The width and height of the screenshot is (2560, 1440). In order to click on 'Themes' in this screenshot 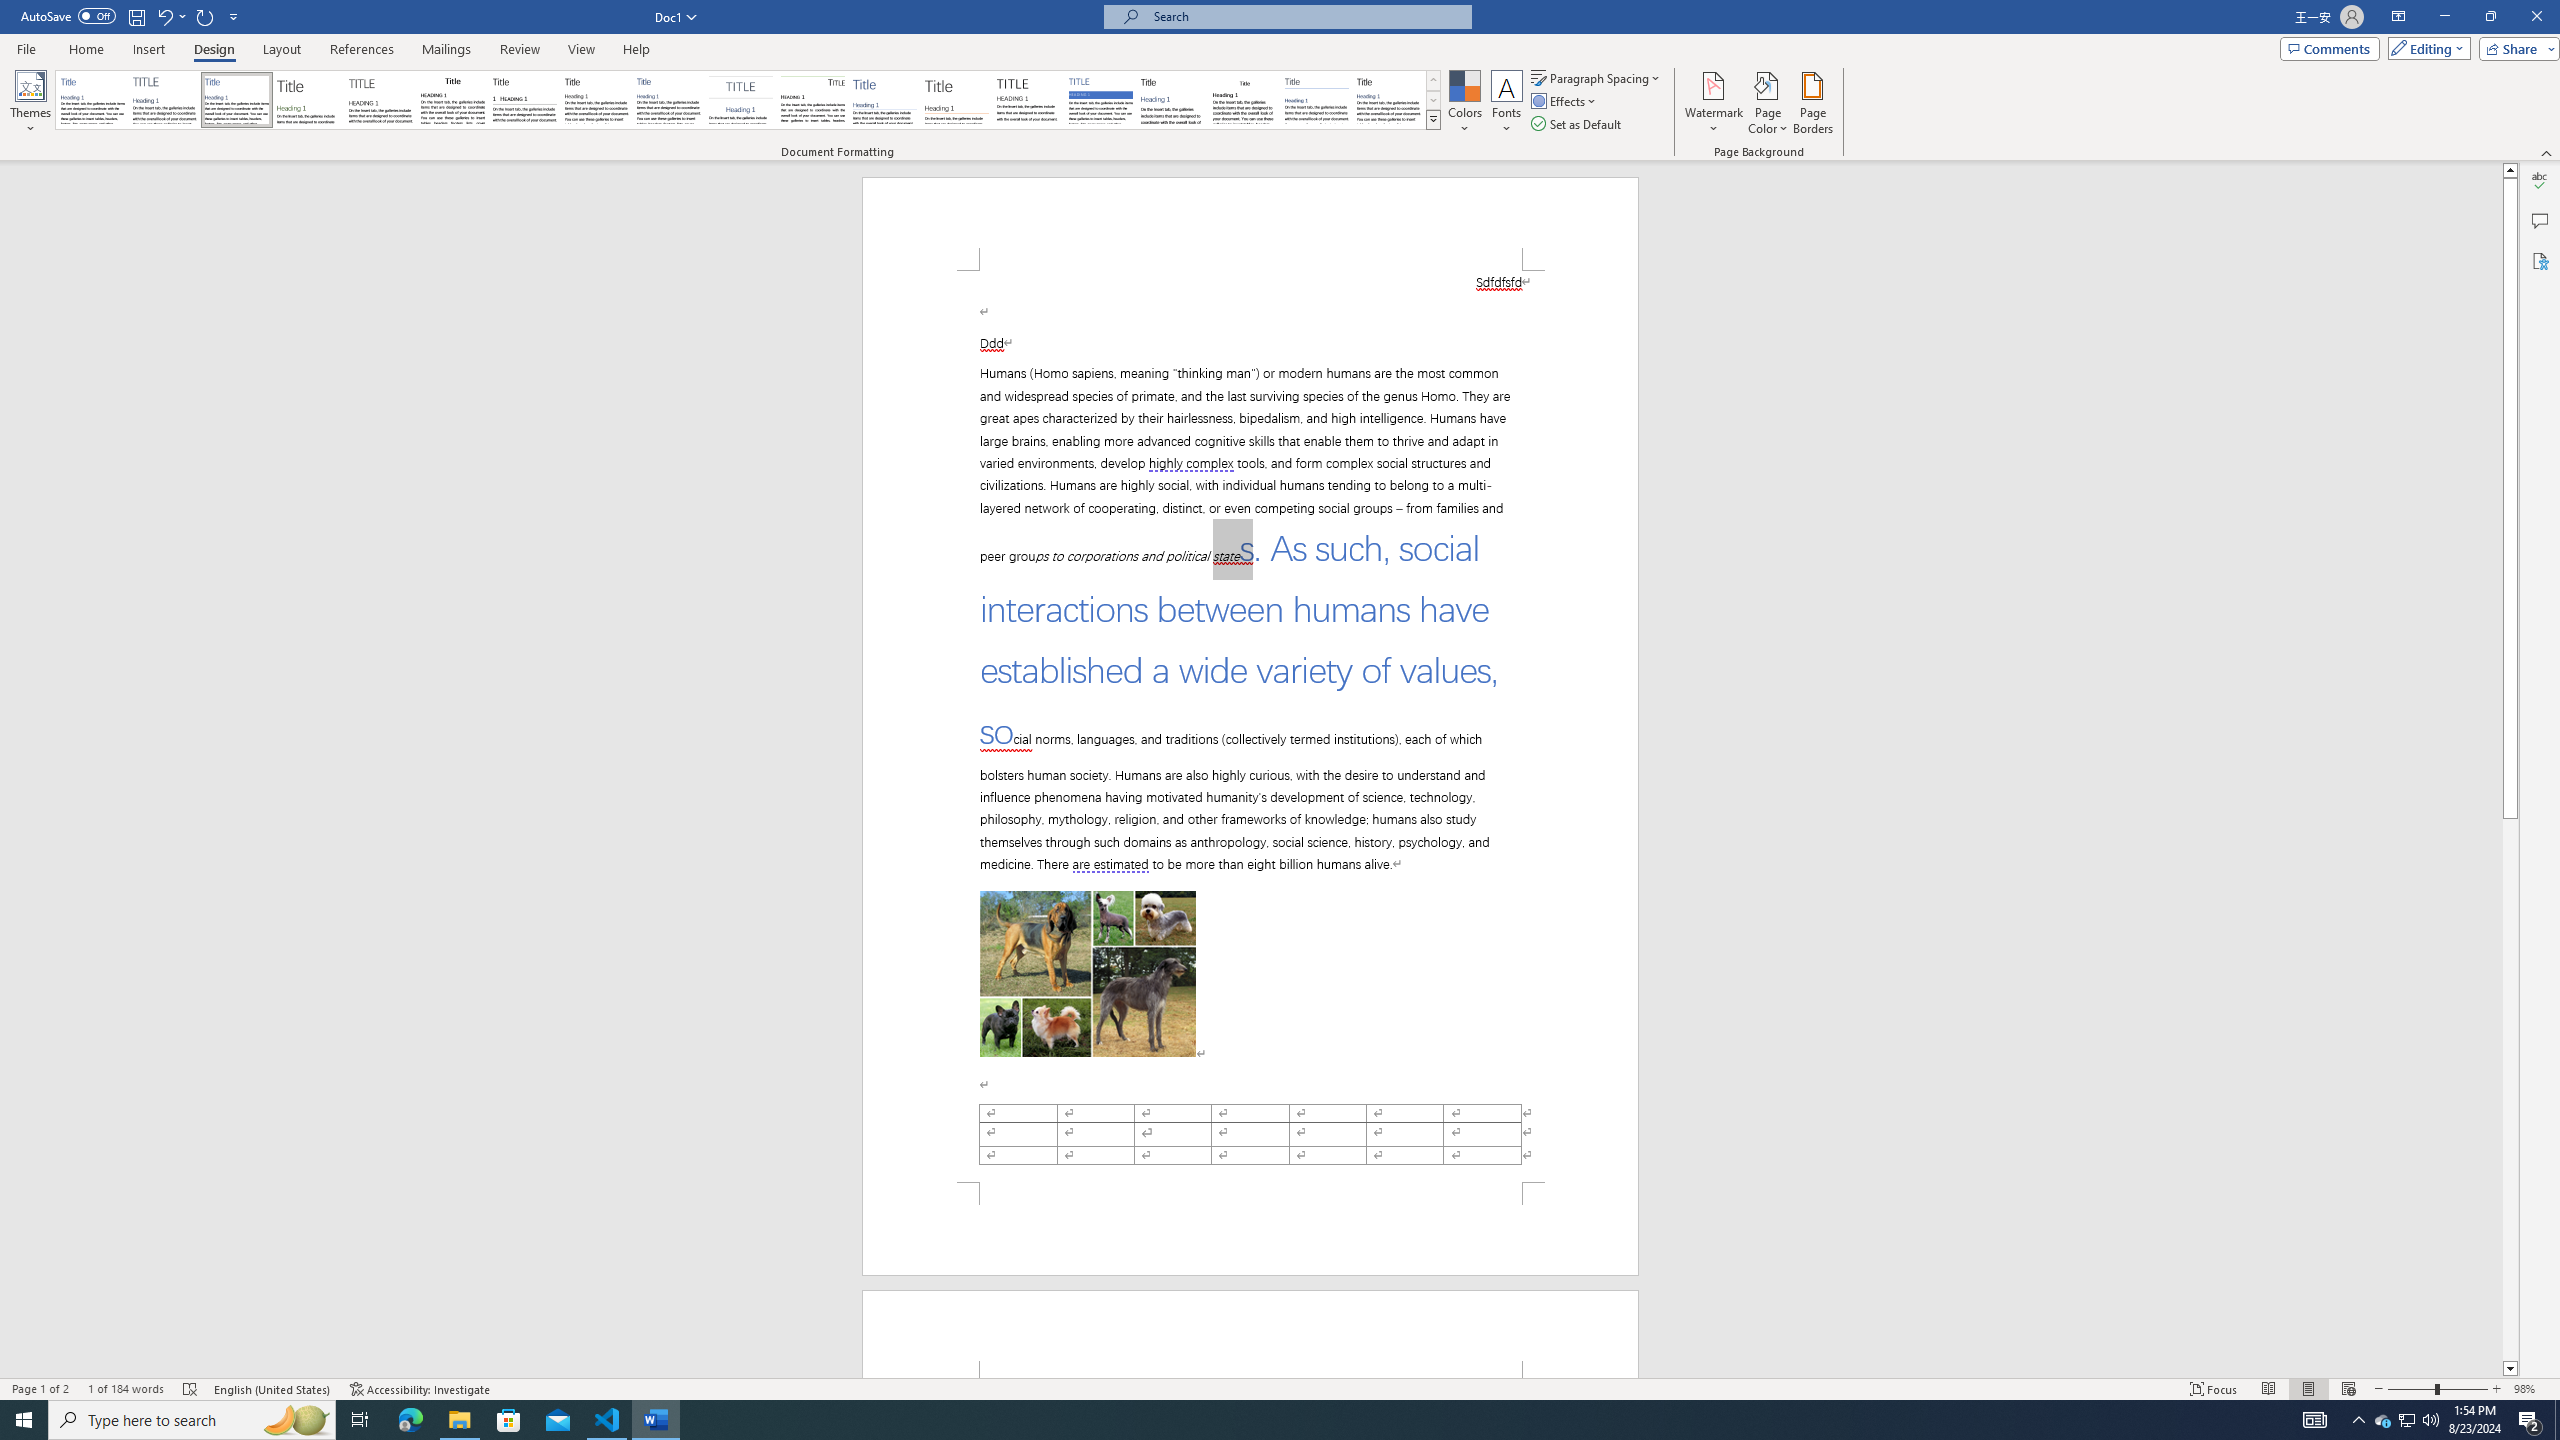, I will do `click(29, 103)`.